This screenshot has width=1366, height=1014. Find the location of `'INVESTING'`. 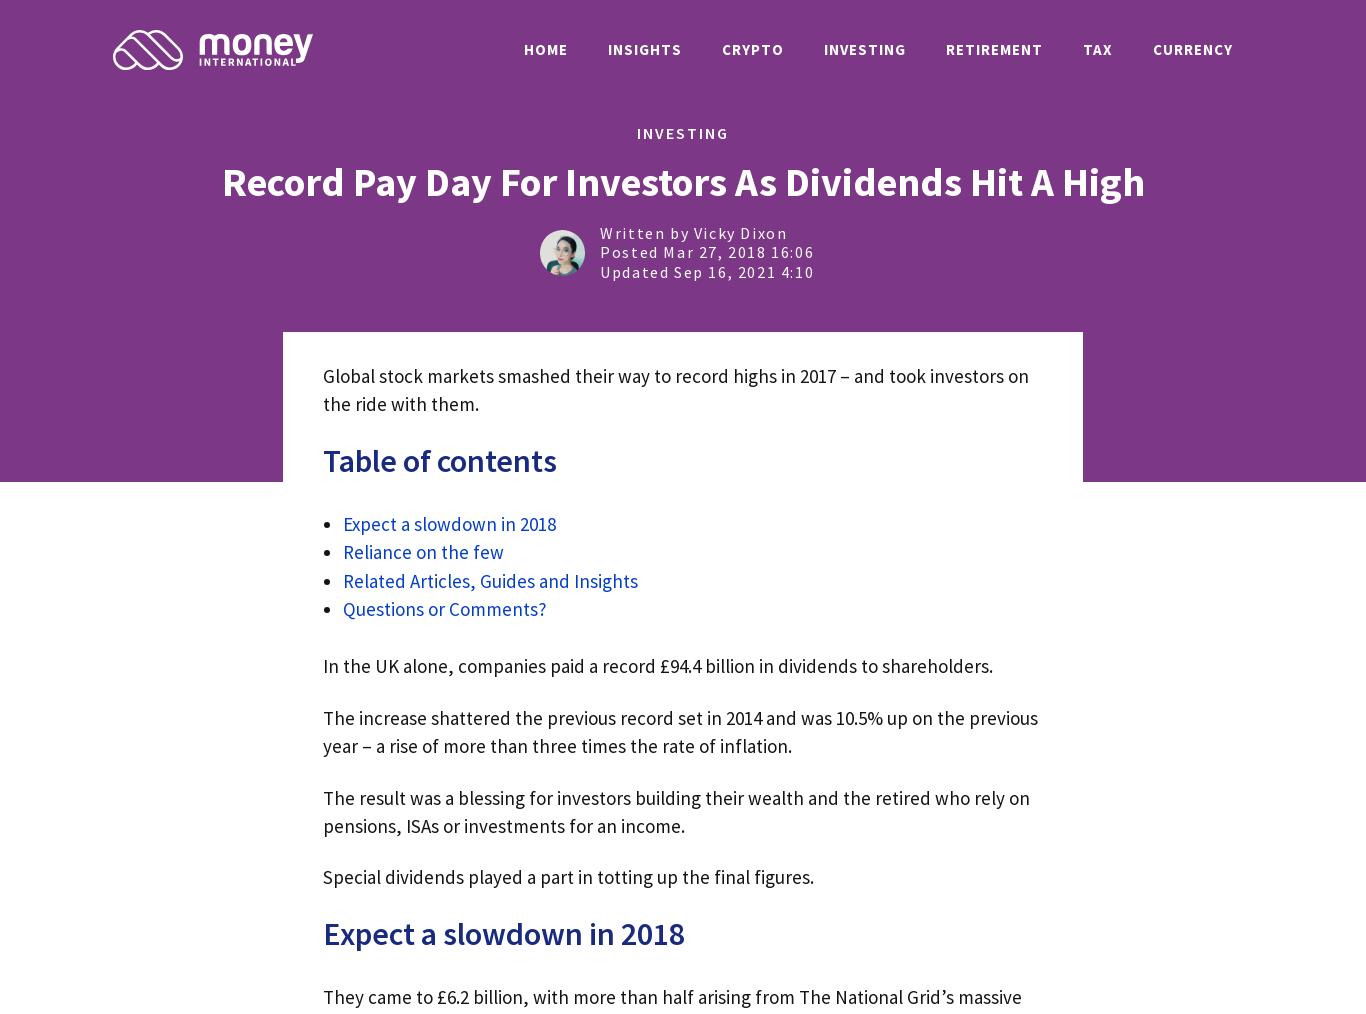

'INVESTING' is located at coordinates (683, 133).